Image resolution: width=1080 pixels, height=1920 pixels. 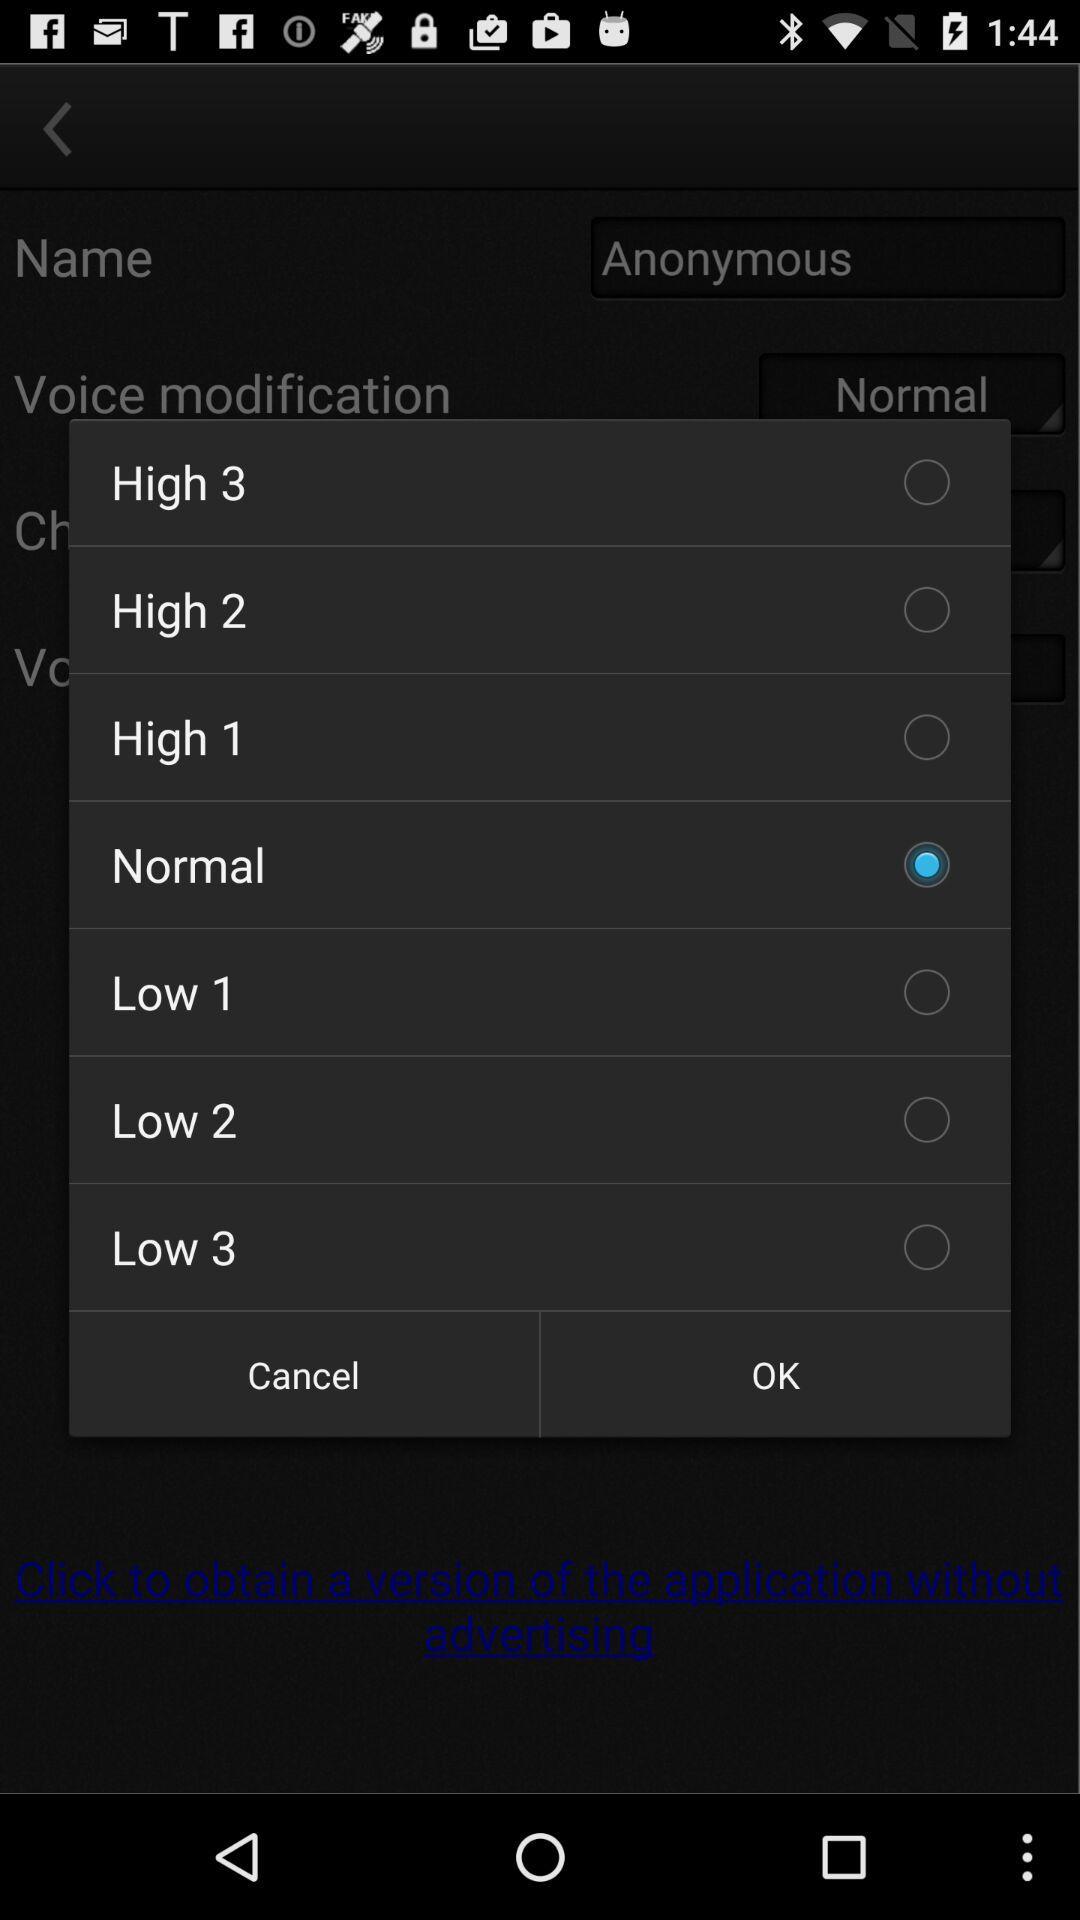 I want to click on the cancel icon, so click(x=304, y=1373).